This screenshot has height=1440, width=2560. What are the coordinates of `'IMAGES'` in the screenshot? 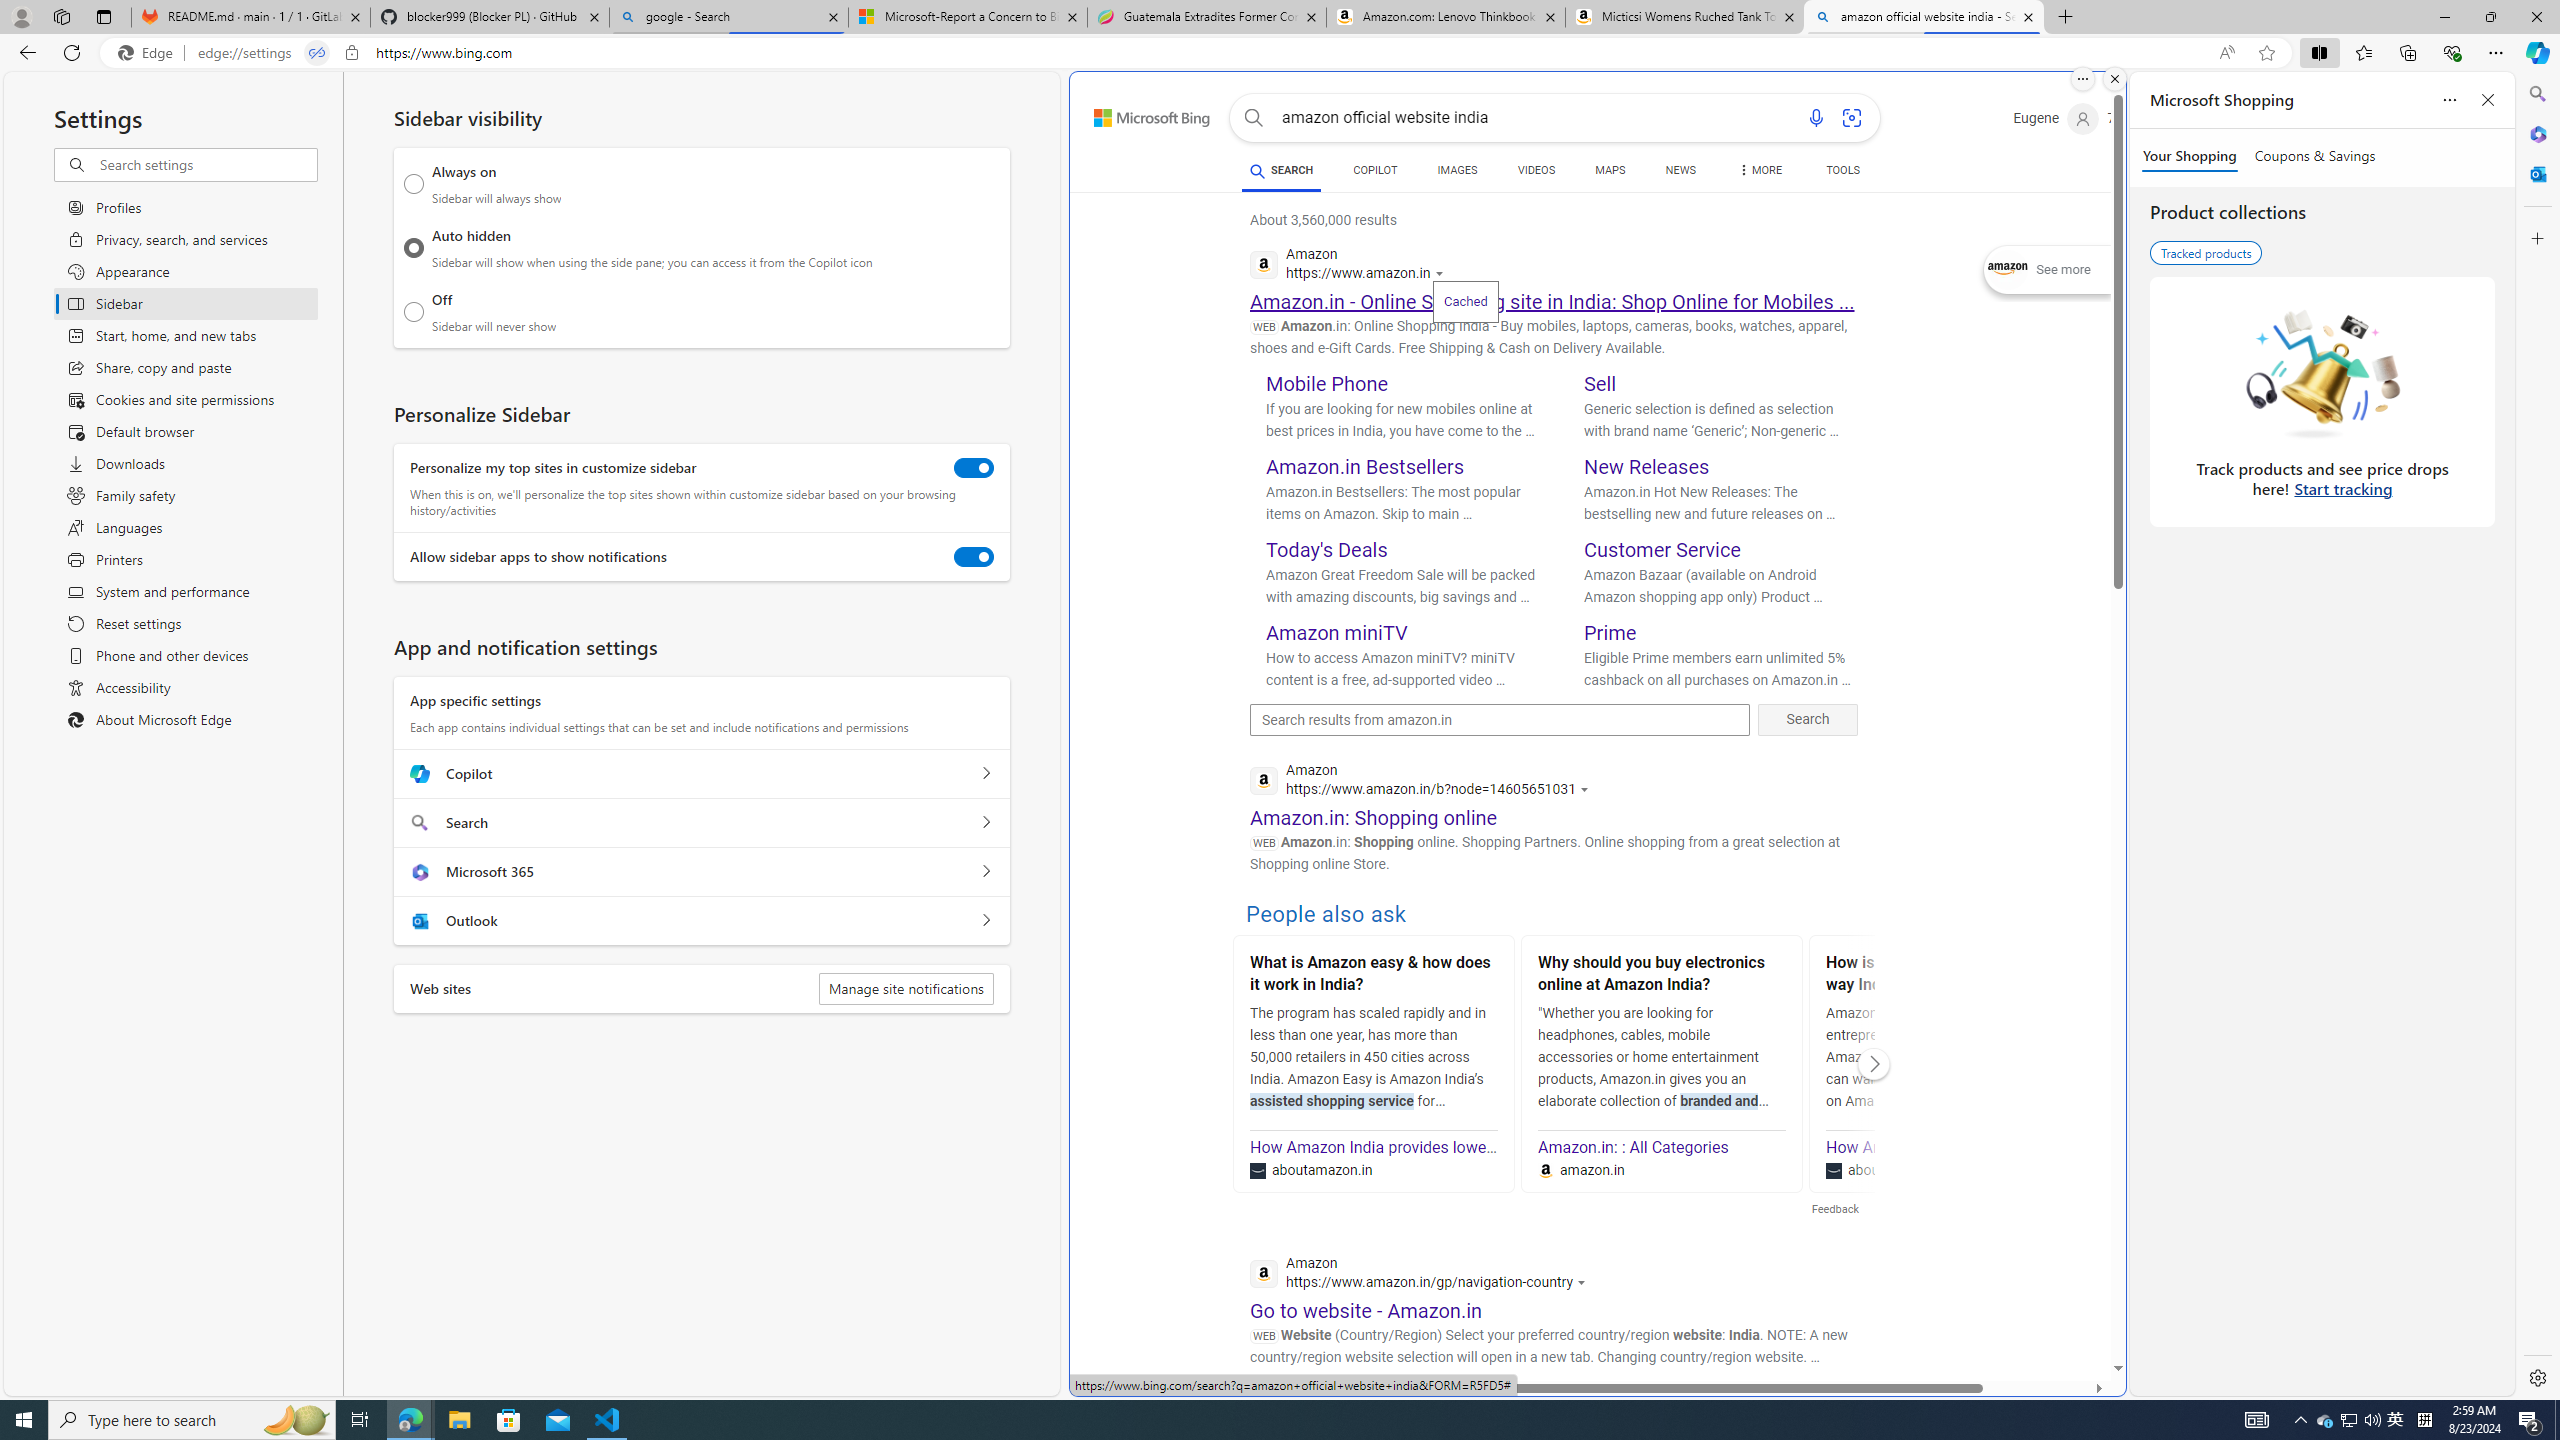 It's located at (1455, 172).